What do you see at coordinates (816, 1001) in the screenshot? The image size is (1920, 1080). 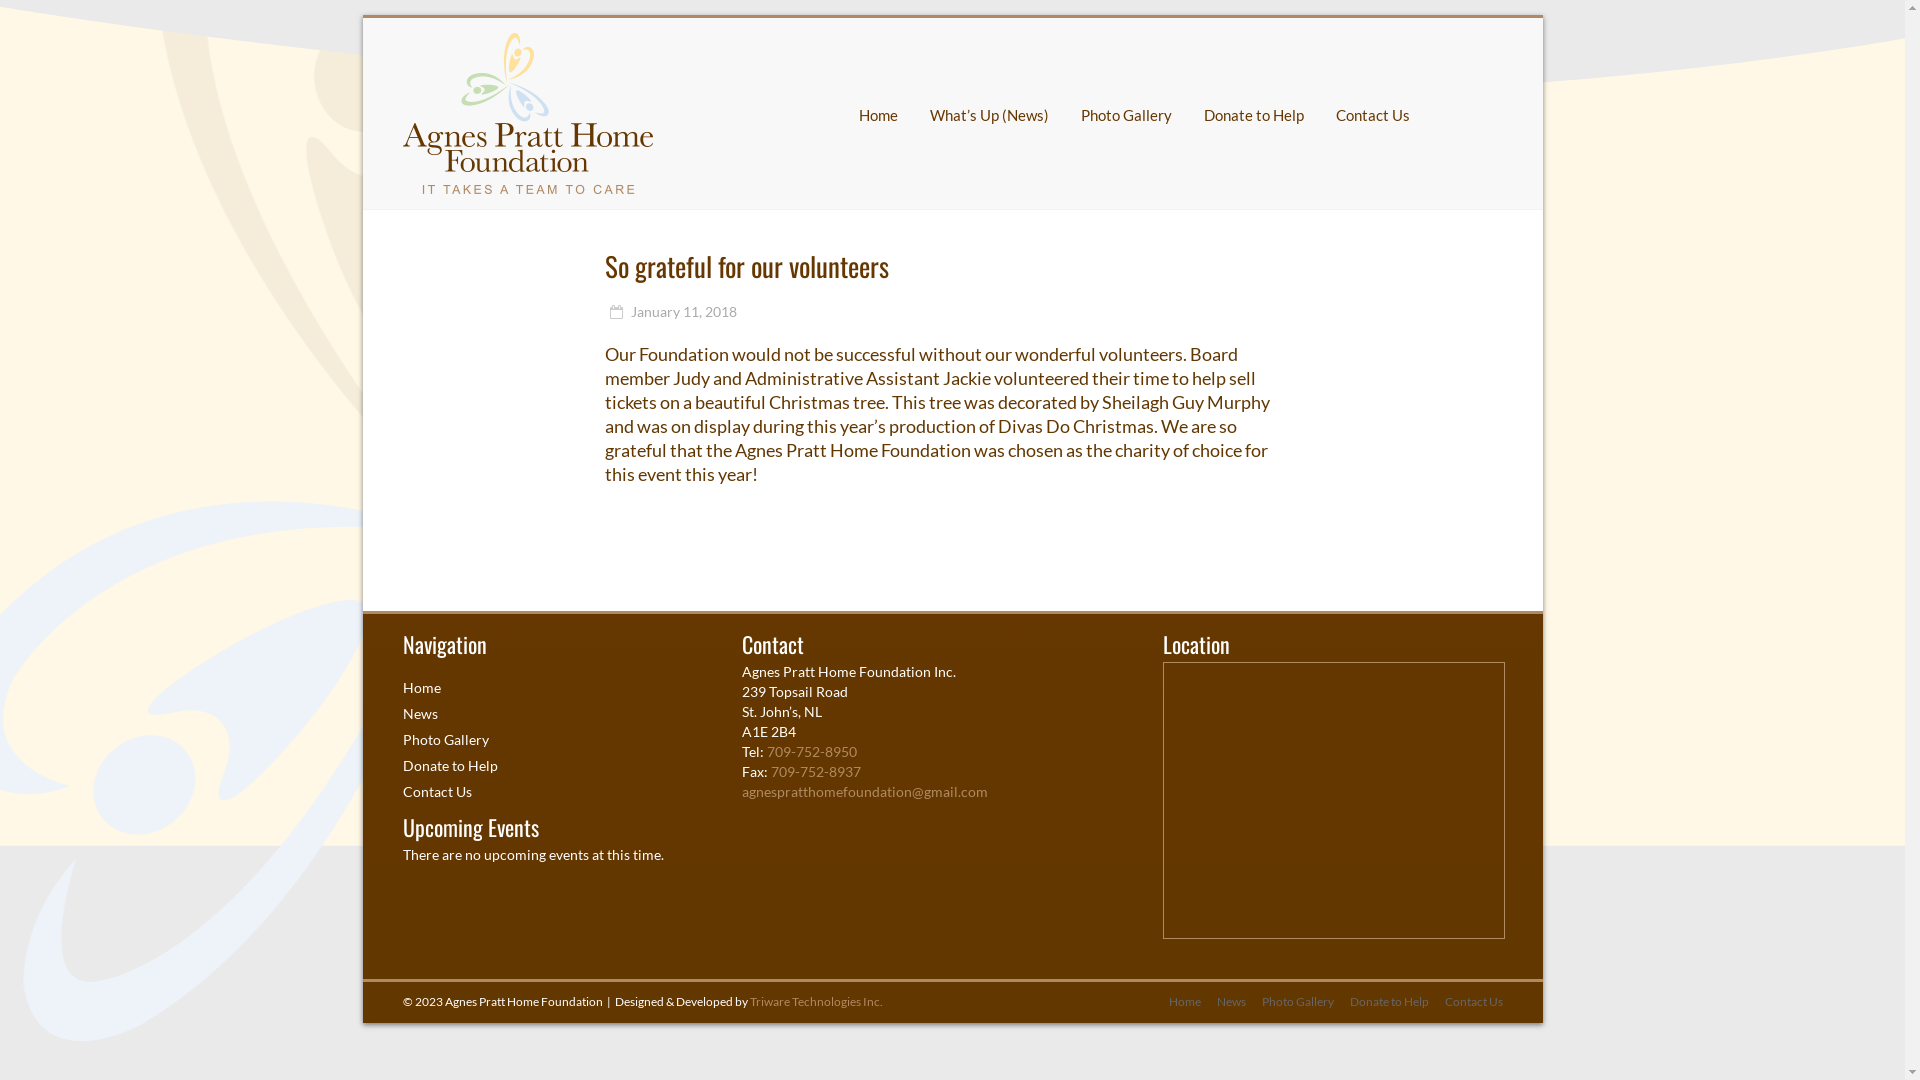 I see `'Triware Technologies Inc.'` at bounding box center [816, 1001].